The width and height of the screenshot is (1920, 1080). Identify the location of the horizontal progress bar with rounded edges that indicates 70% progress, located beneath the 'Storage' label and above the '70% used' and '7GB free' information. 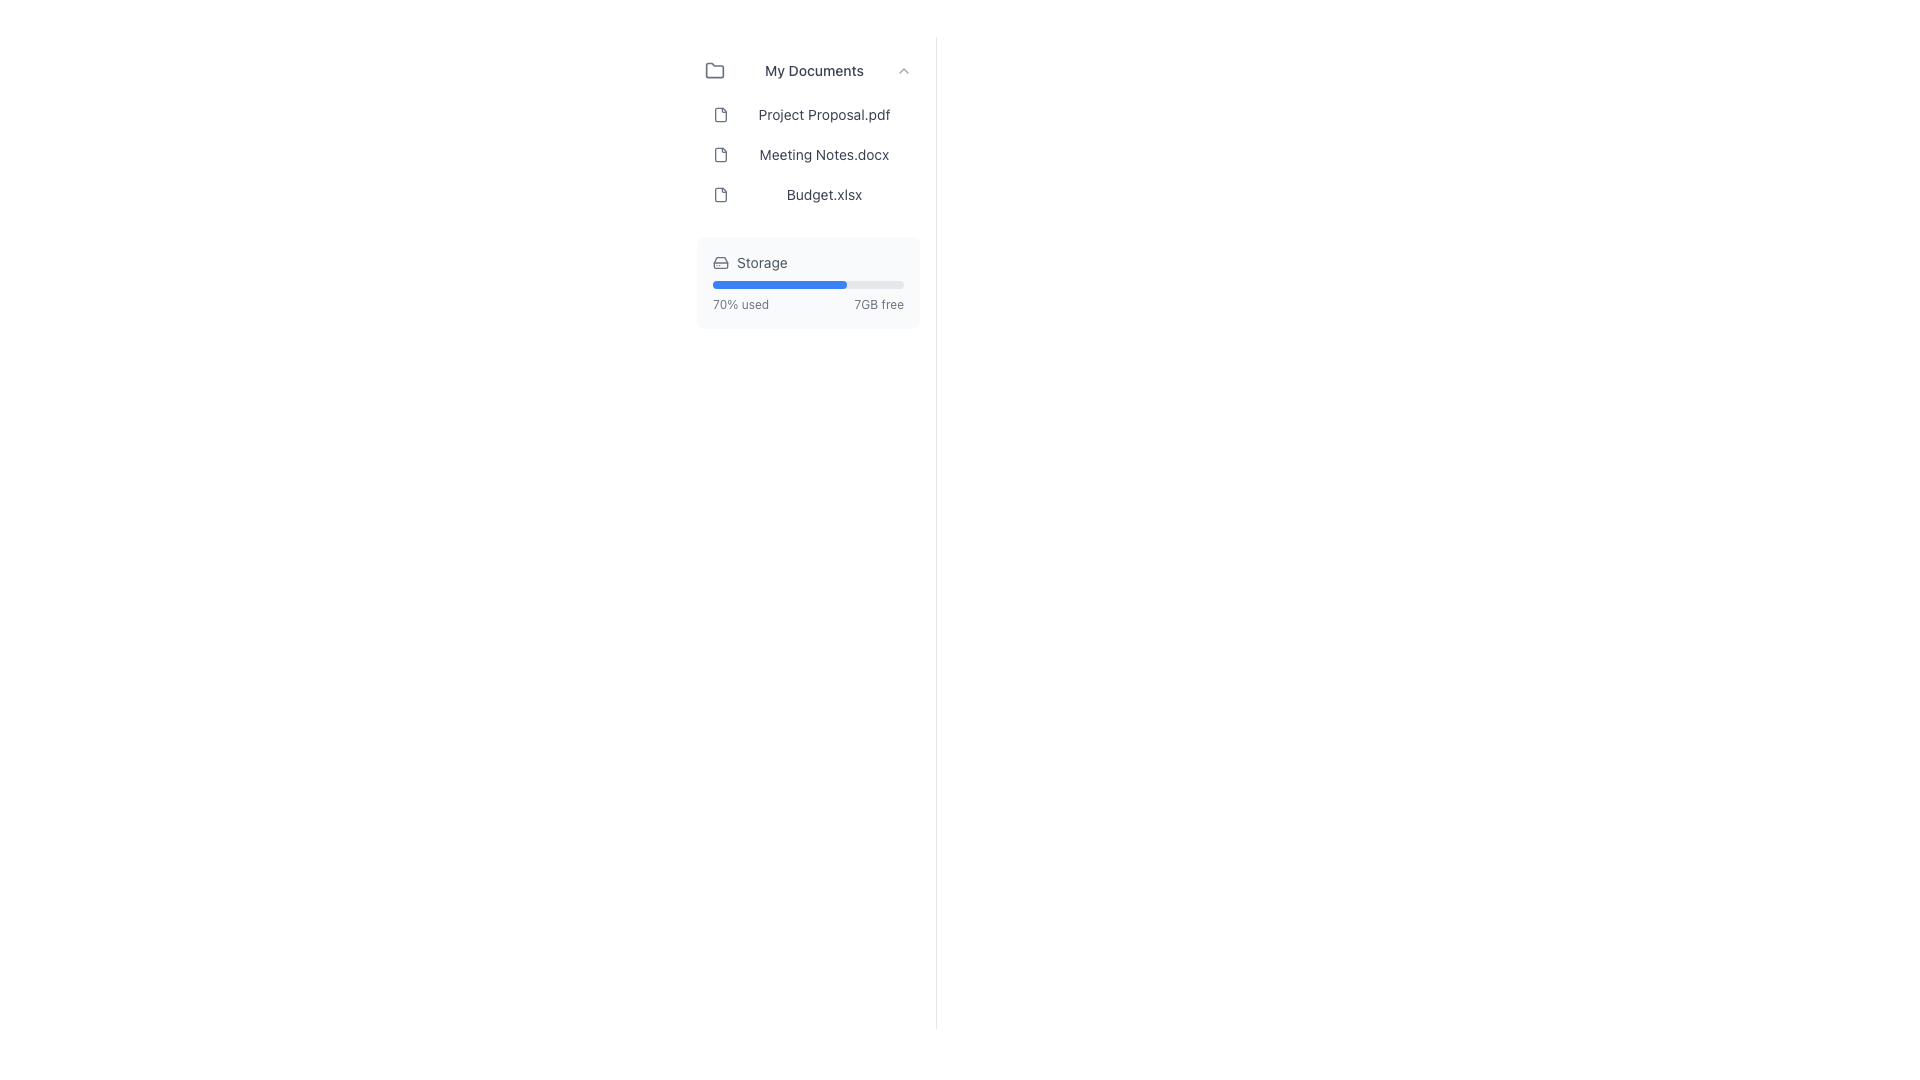
(808, 285).